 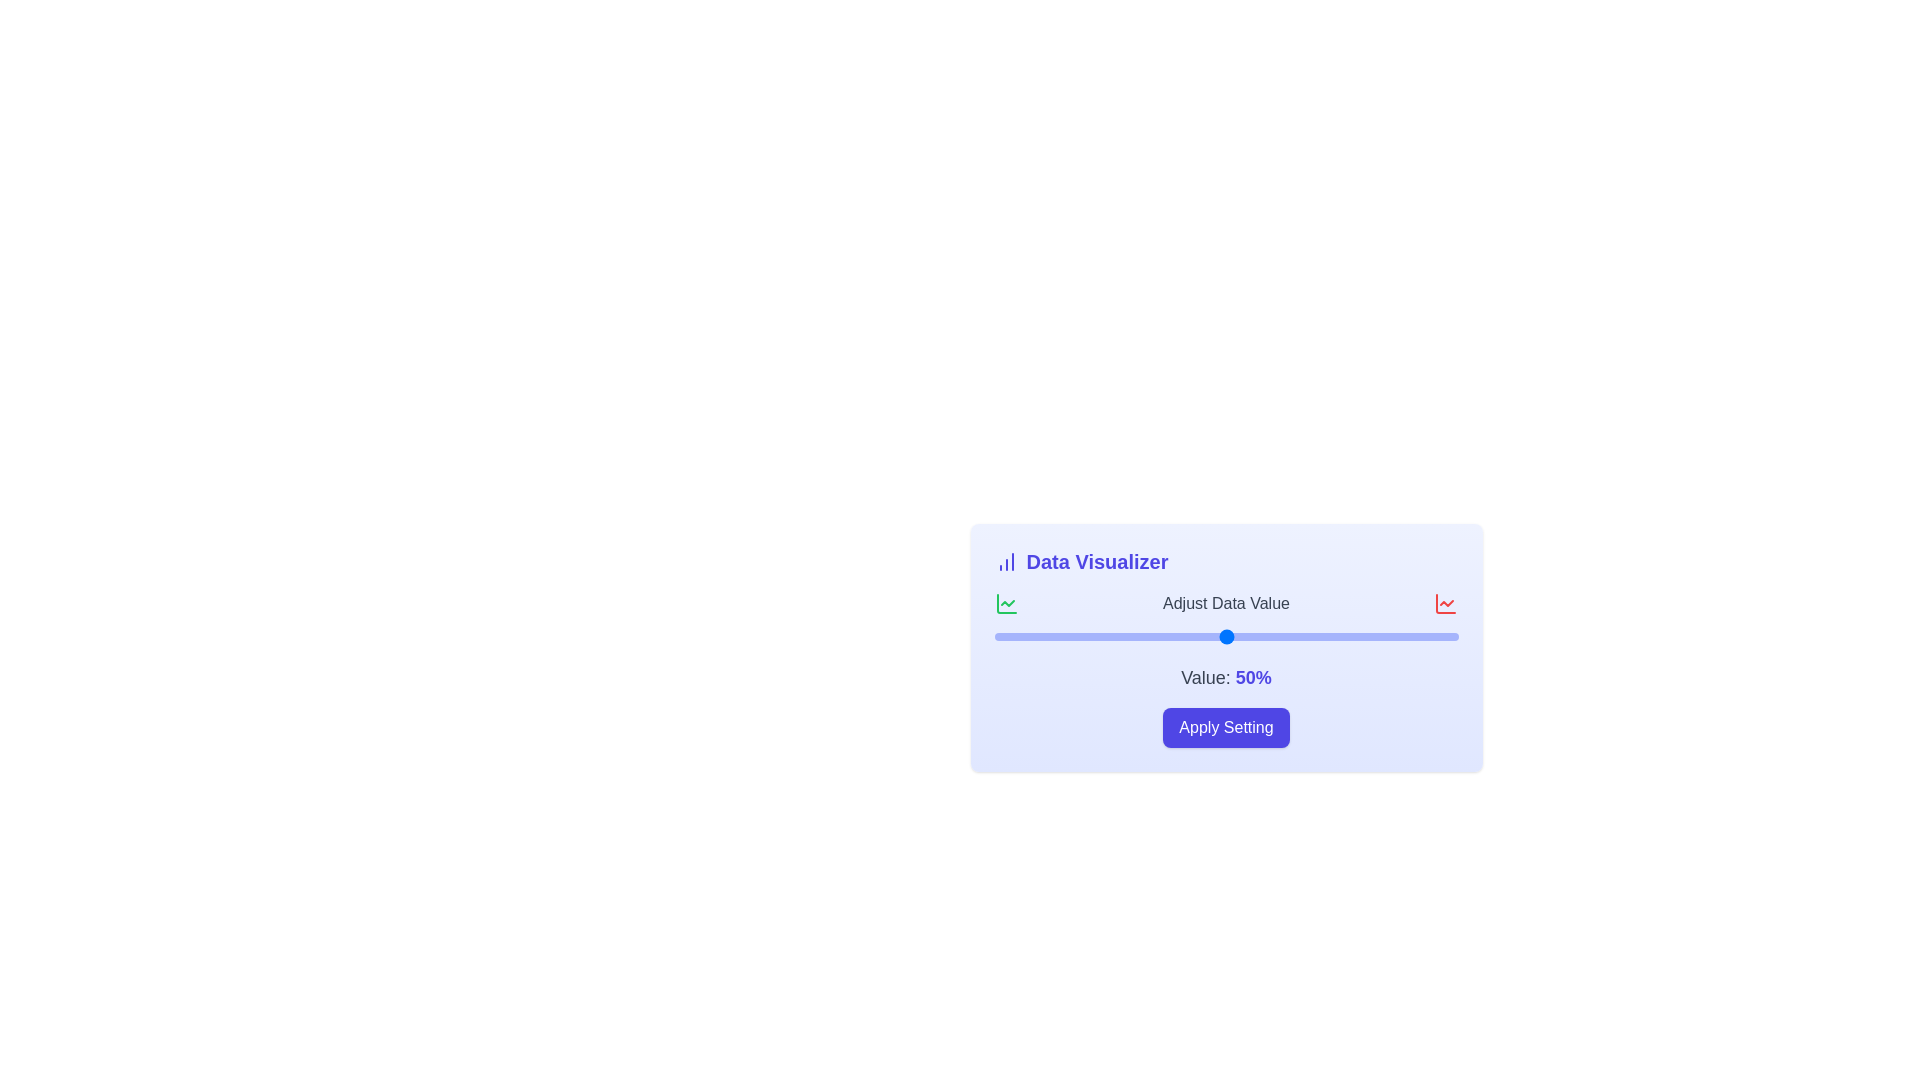 I want to click on the icon in the top-right corner of the 'Data Visualizer' panel, which is associated with adjusting data values, so click(x=1446, y=603).